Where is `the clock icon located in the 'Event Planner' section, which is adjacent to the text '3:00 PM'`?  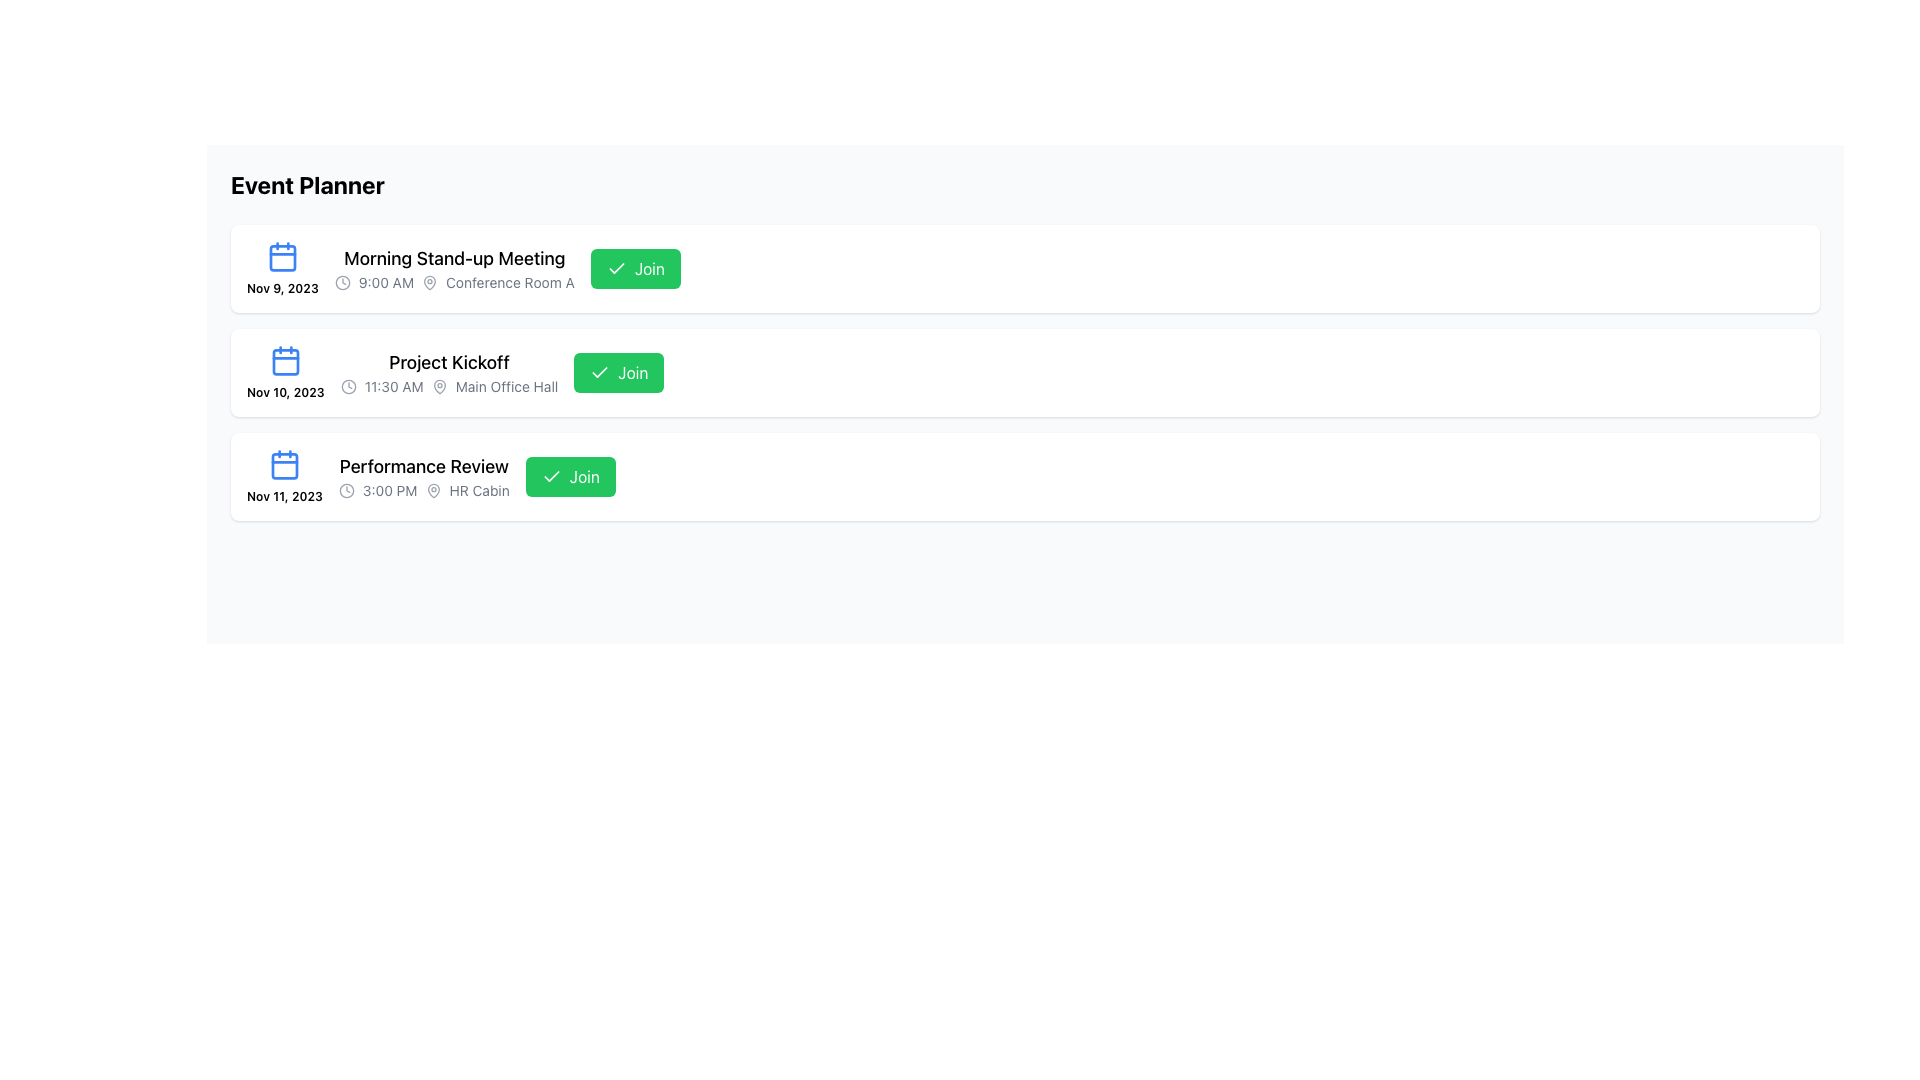 the clock icon located in the 'Event Planner' section, which is adjacent to the text '3:00 PM' is located at coordinates (346, 490).